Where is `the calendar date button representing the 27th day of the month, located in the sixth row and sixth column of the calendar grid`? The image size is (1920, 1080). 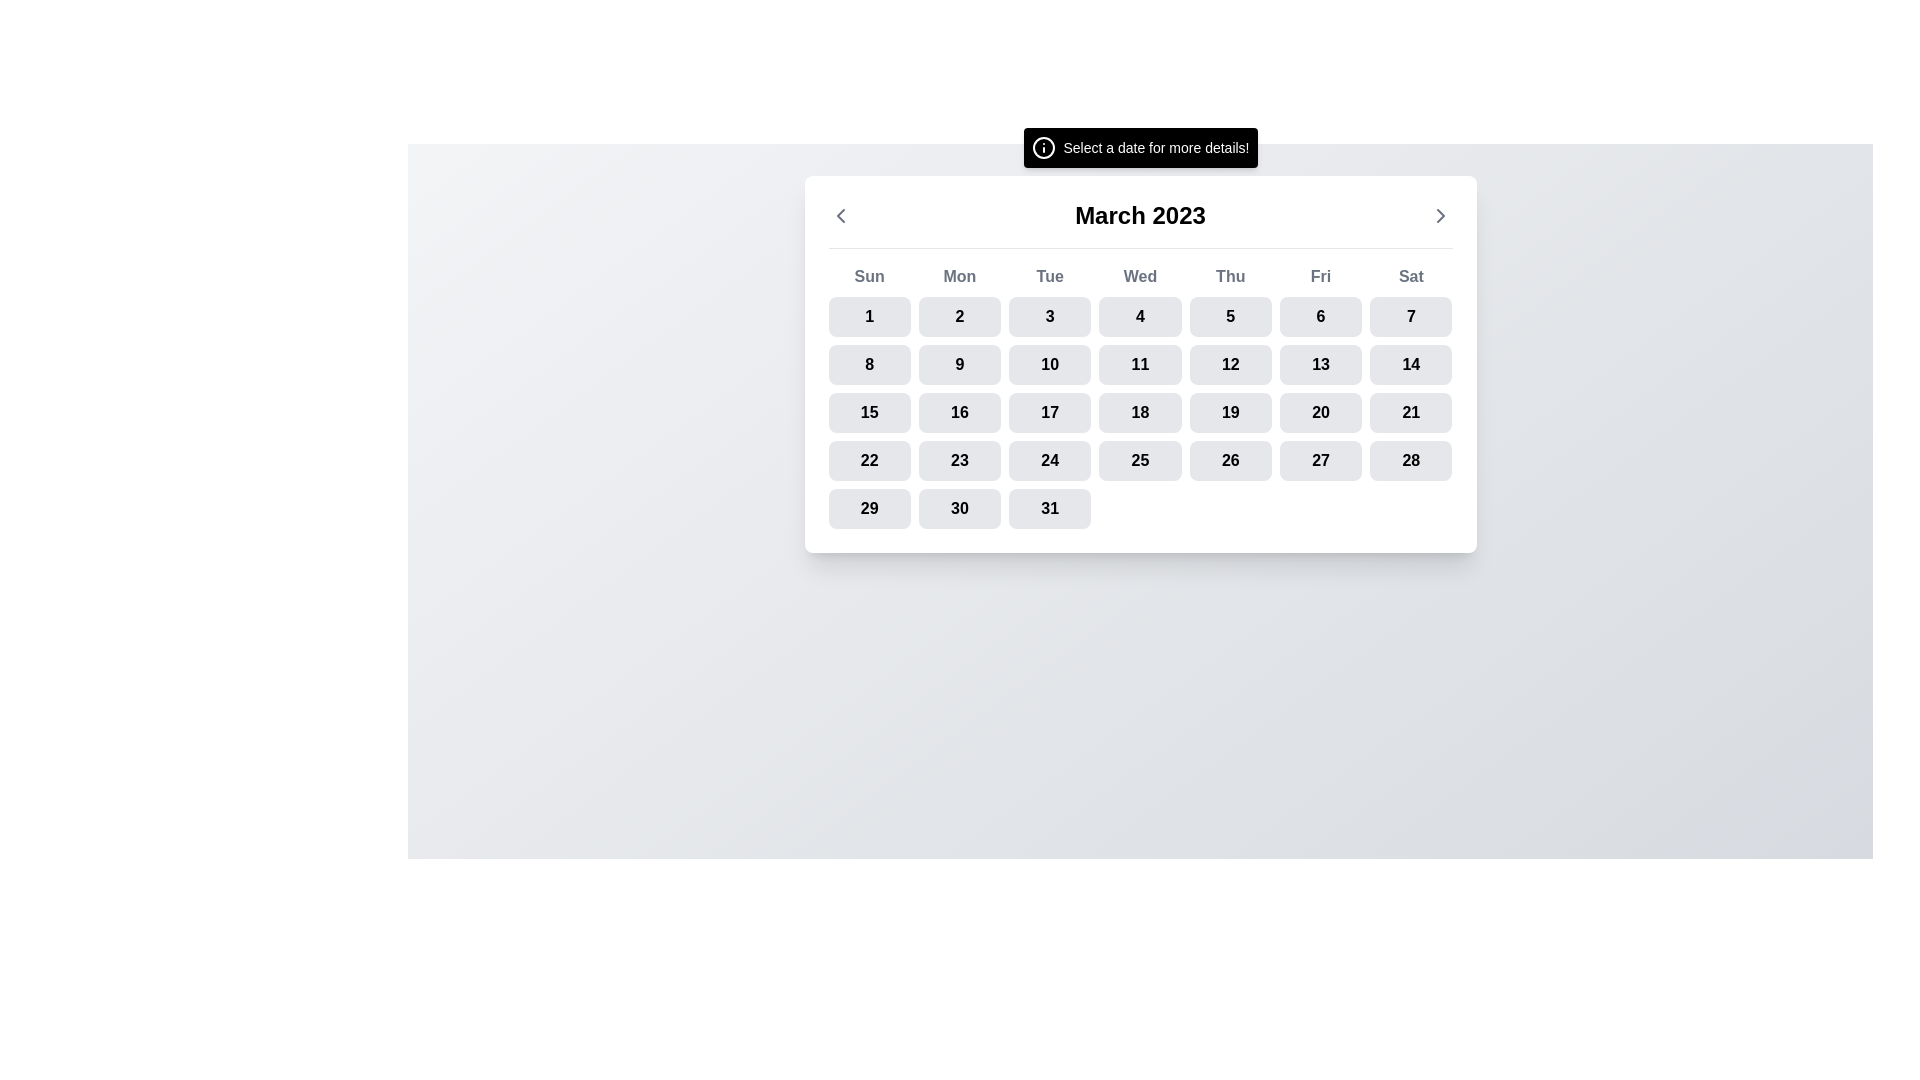
the calendar date button representing the 27th day of the month, located in the sixth row and sixth column of the calendar grid is located at coordinates (1321, 461).